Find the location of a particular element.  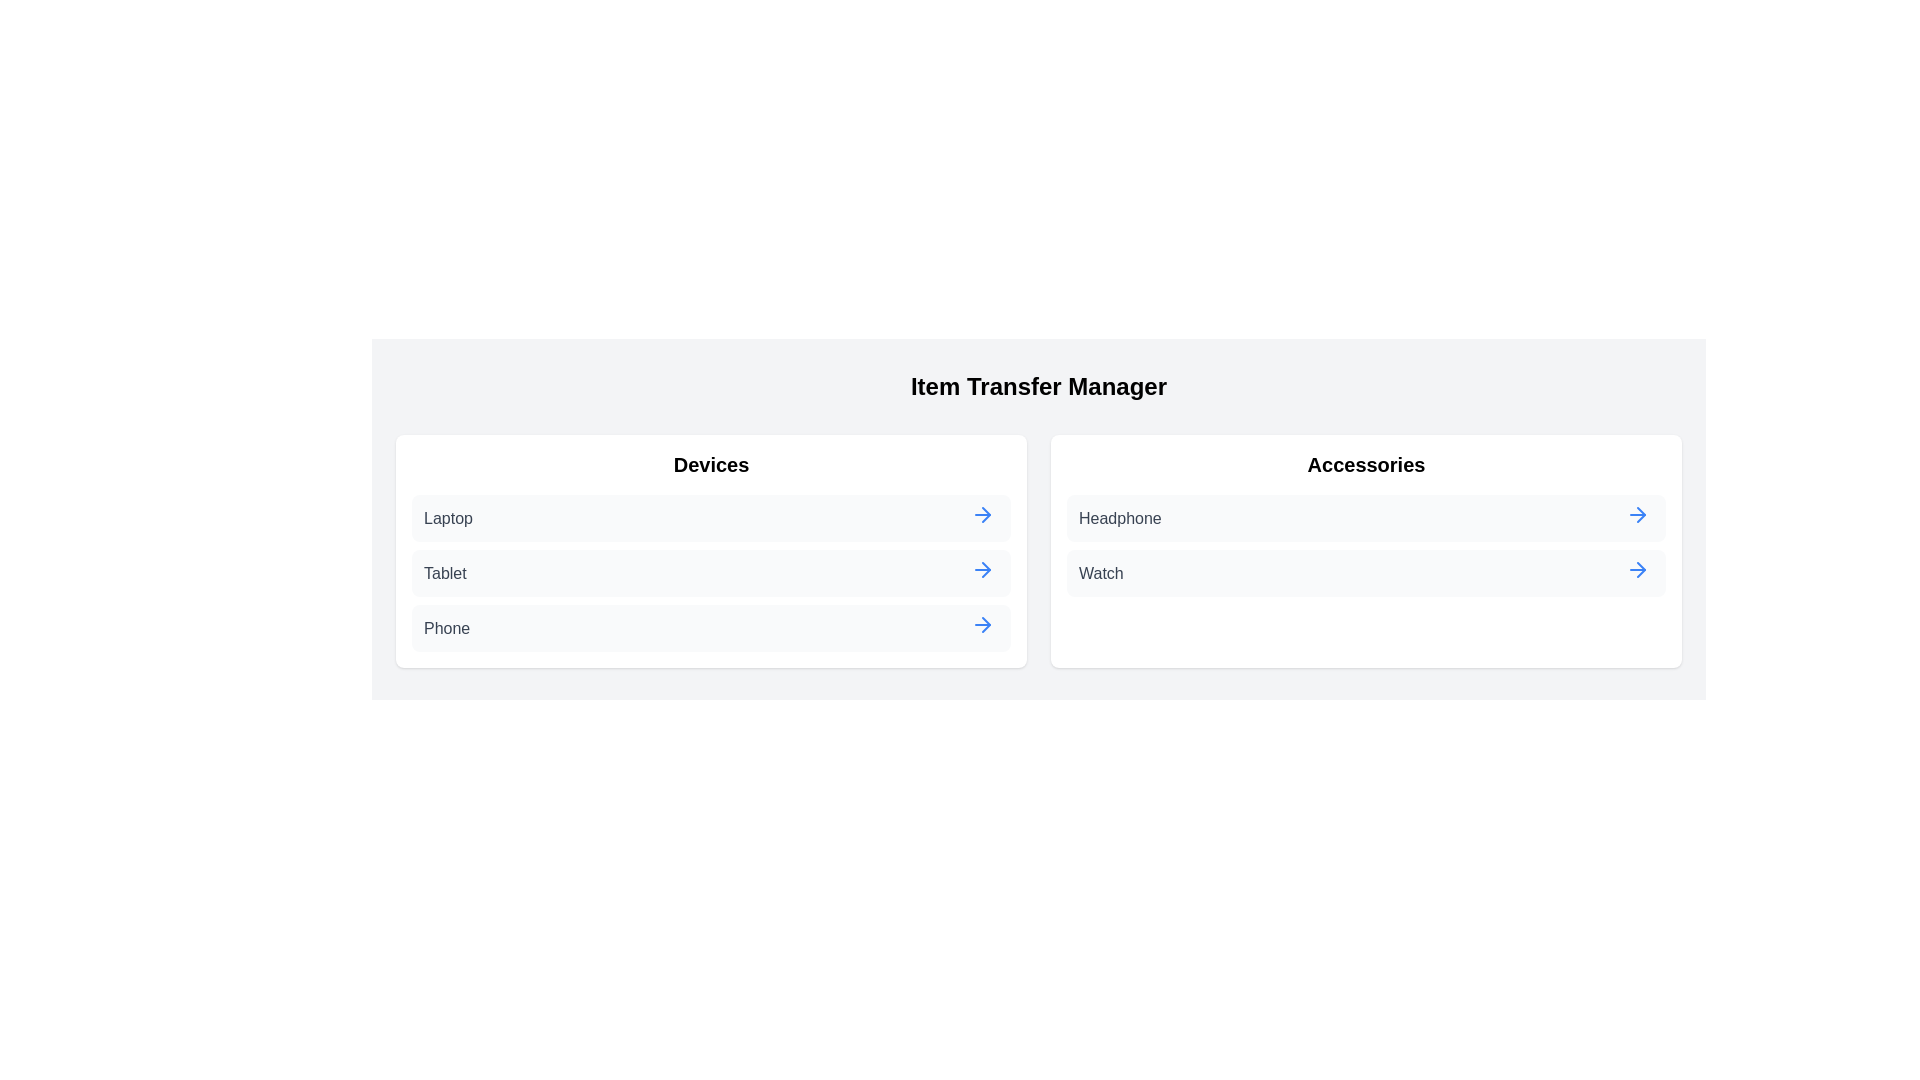

arrow button next to the item Tablet in the category Devices to transfer it to the other category is located at coordinates (983, 570).